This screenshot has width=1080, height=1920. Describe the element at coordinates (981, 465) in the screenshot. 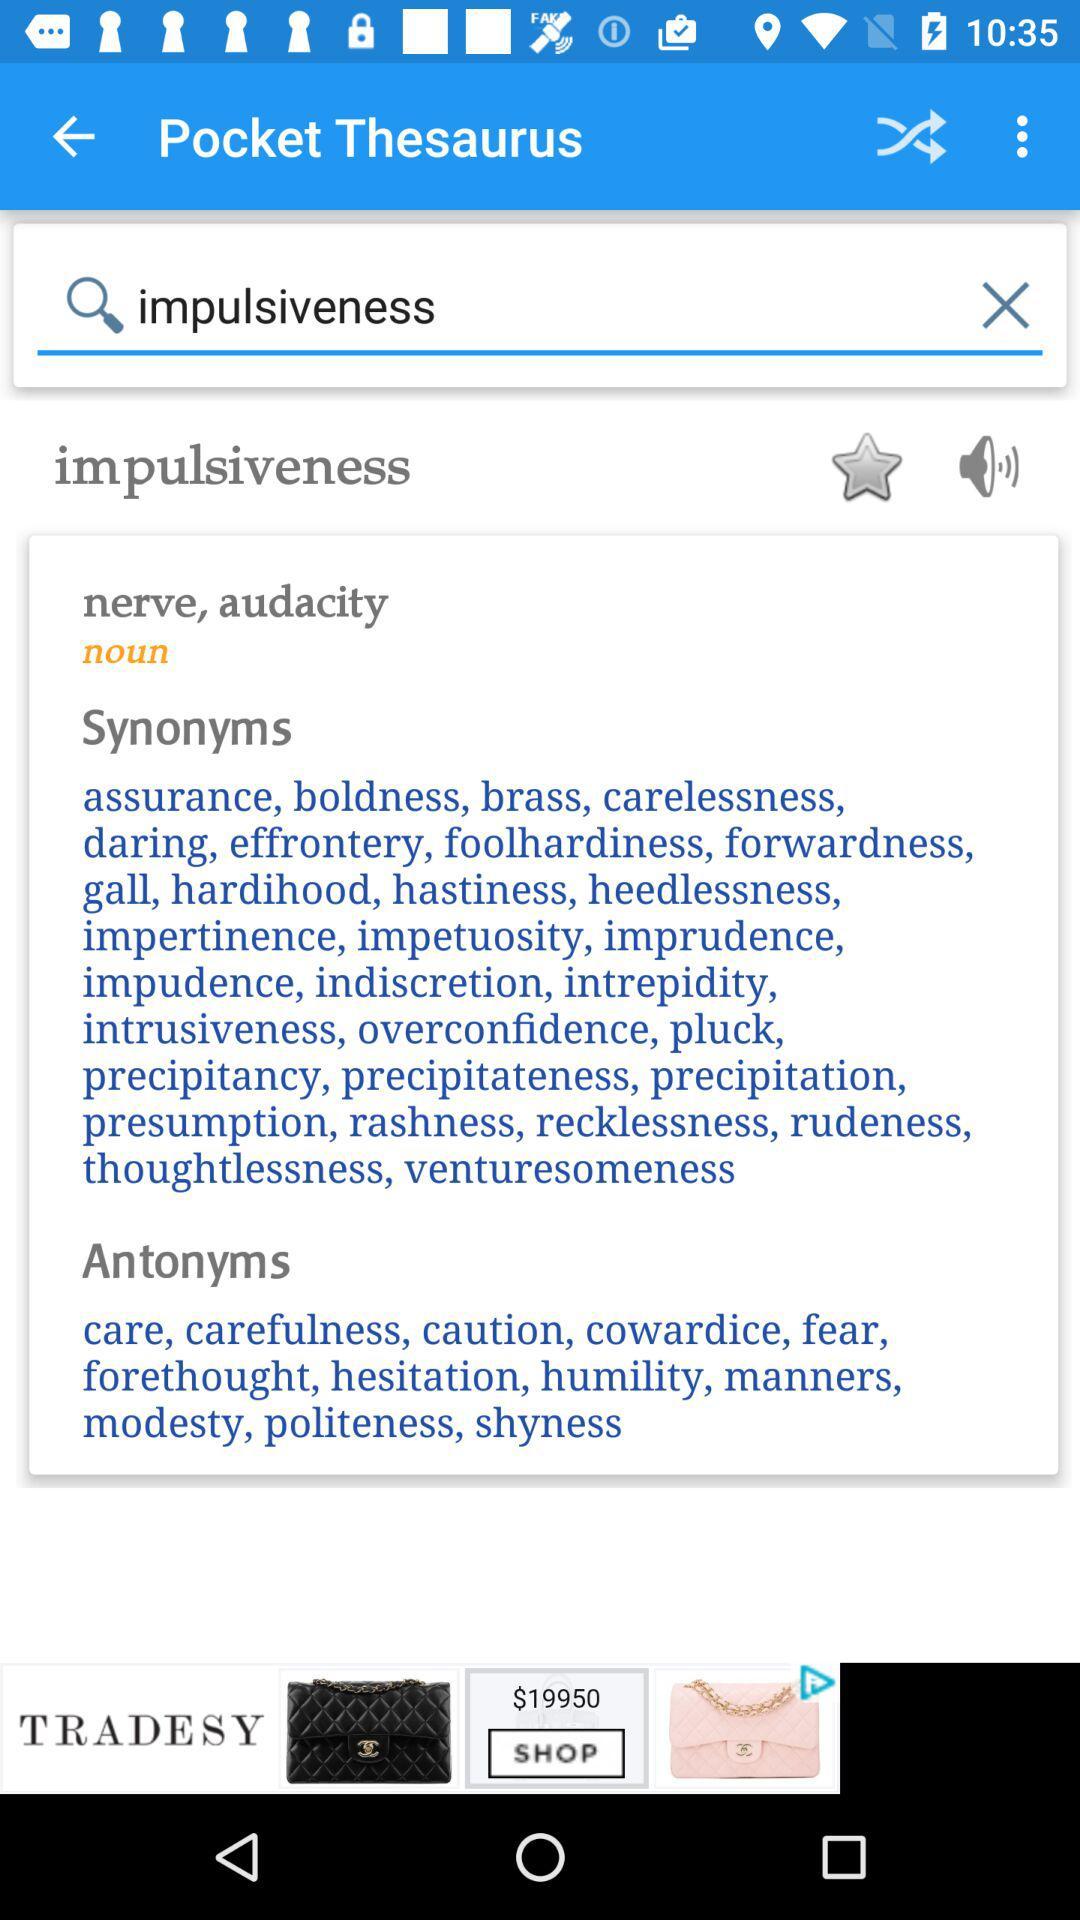

I see `volume` at that location.